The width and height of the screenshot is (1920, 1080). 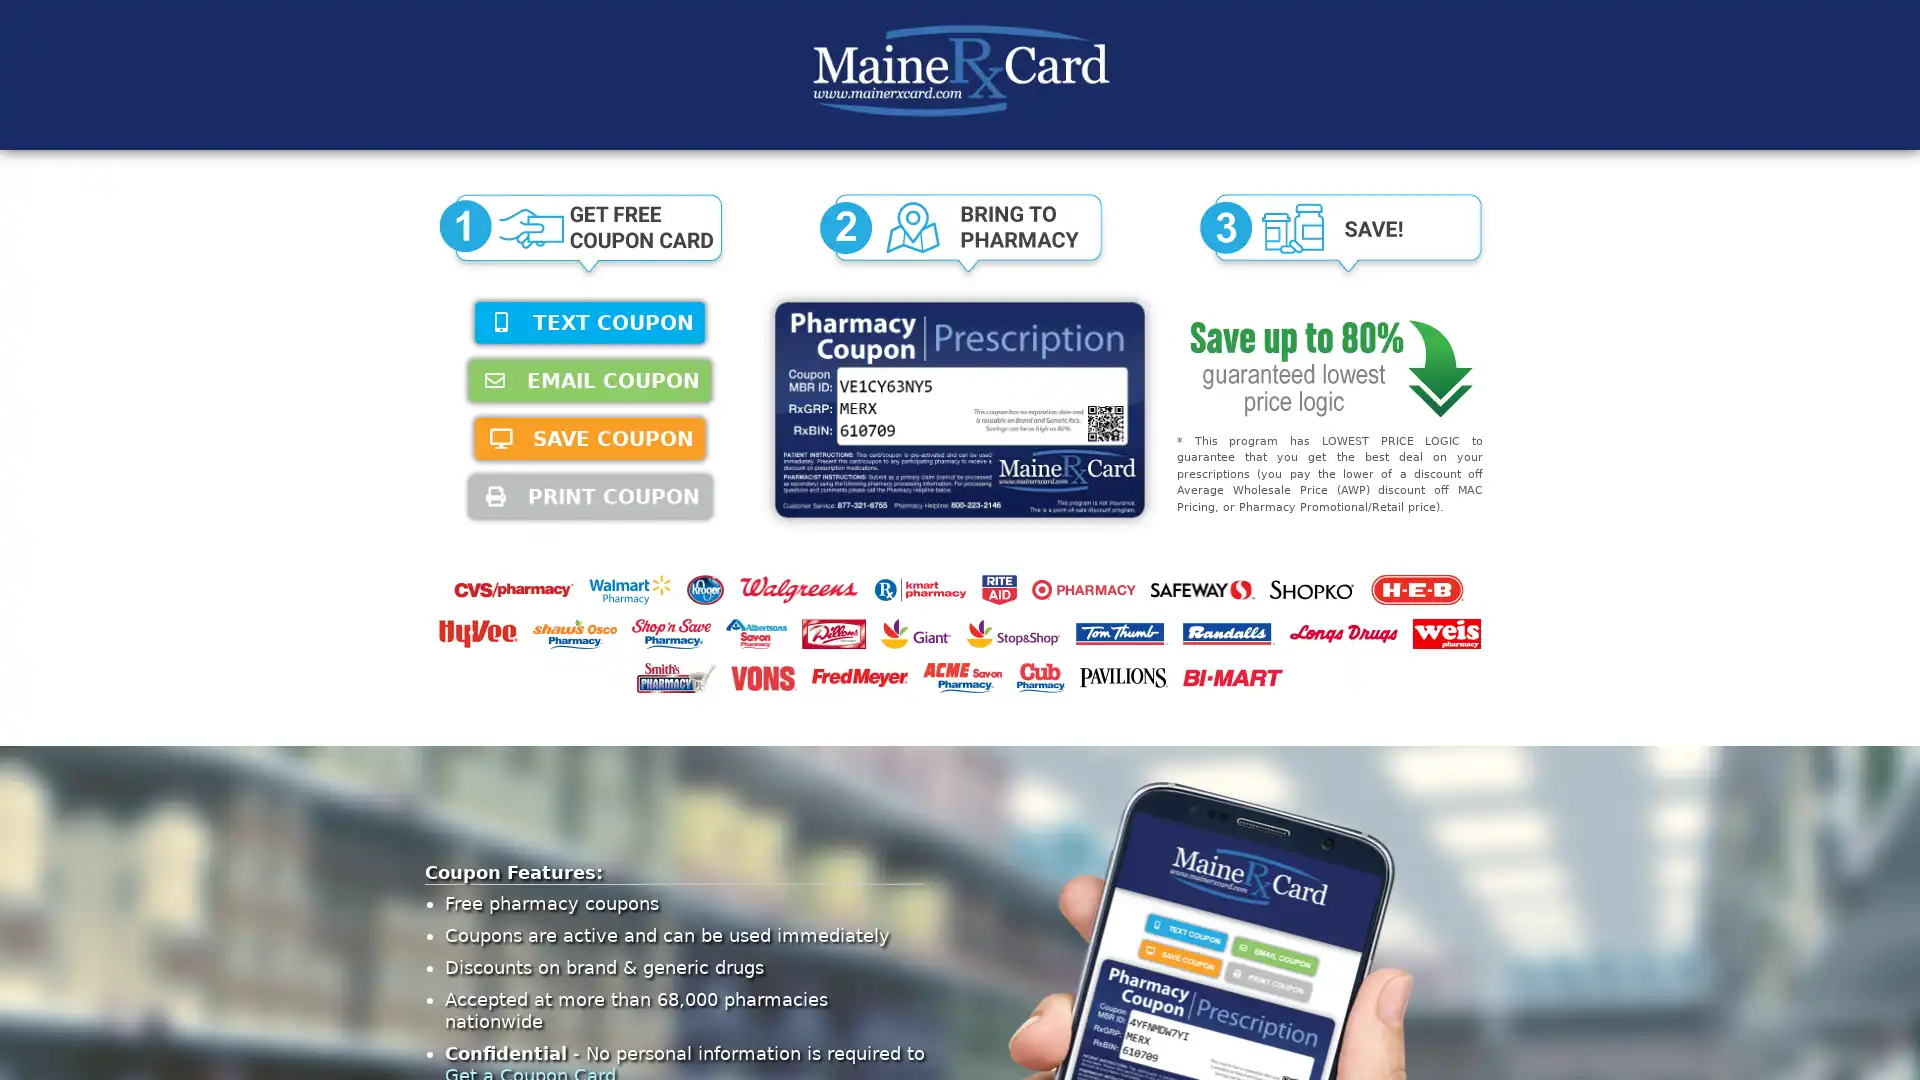 I want to click on TEXT COUPON, so click(x=589, y=322).